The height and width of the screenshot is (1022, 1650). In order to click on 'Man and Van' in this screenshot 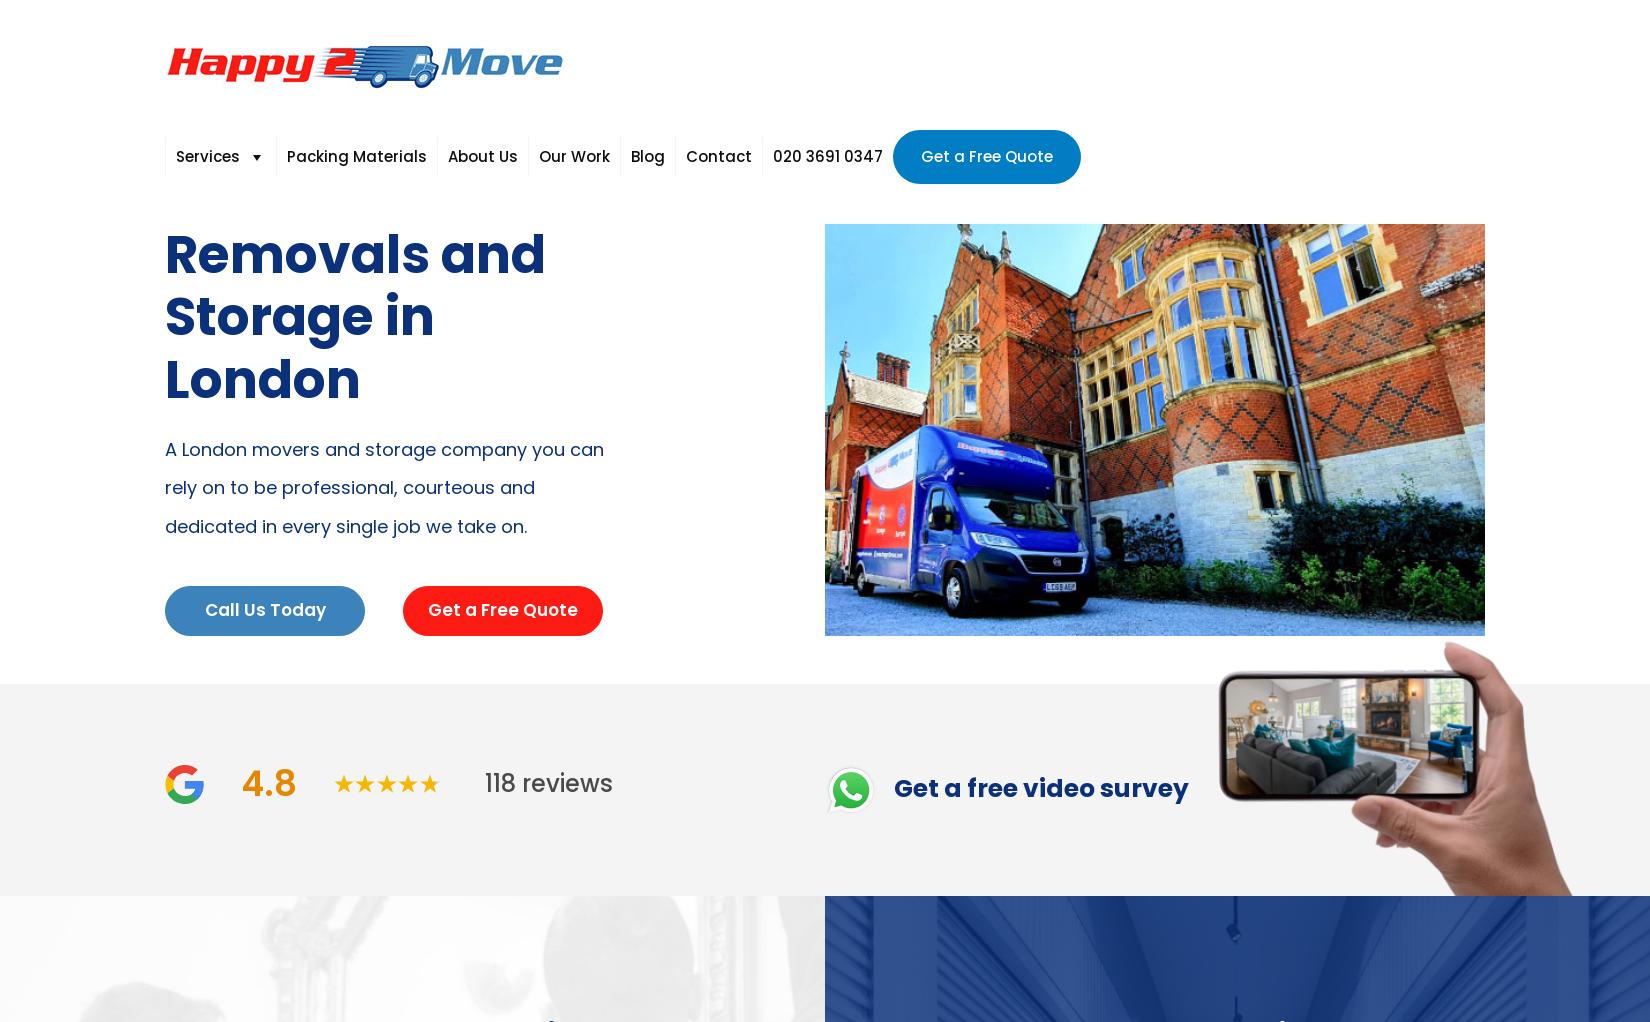, I will do `click(223, 238)`.